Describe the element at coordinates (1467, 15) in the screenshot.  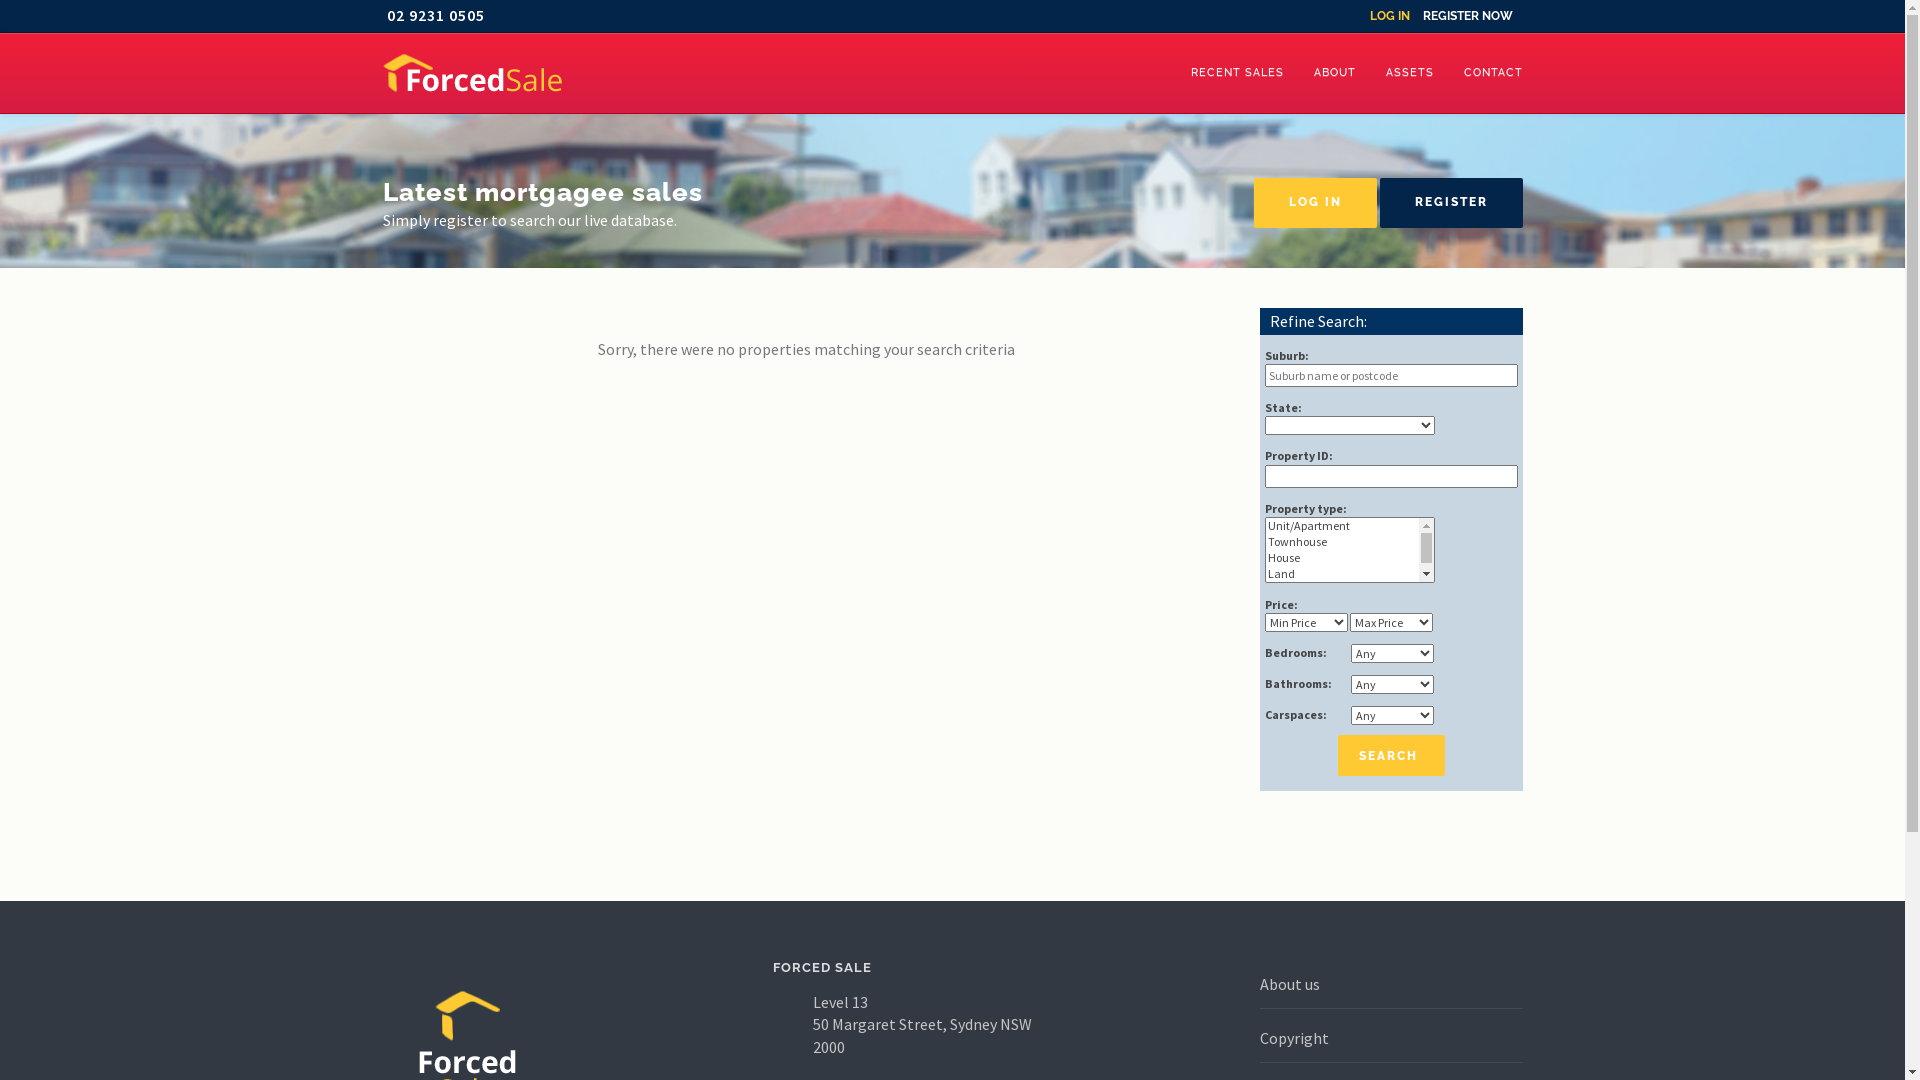
I see `'REGISTER NOW'` at that location.